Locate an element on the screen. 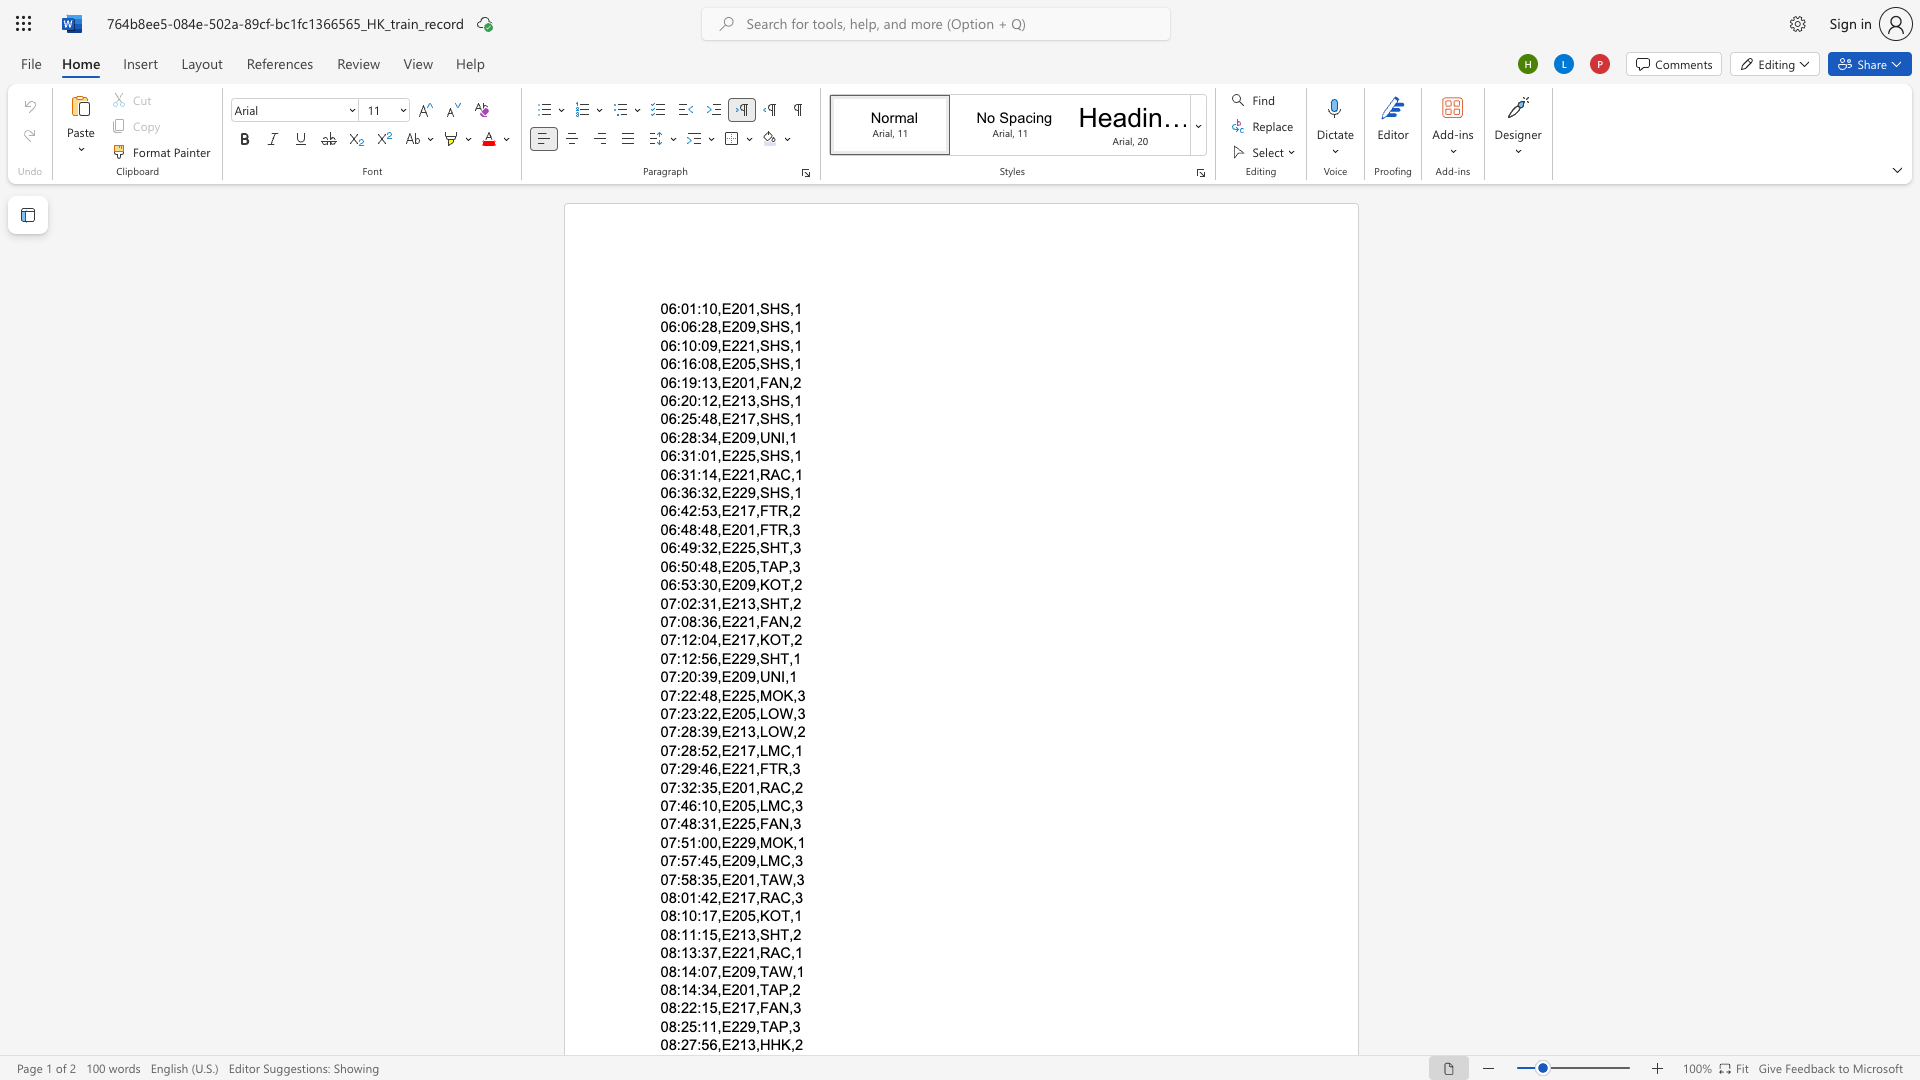  the subset text "205" within the text "07:46:10,E205,LMC,3" is located at coordinates (730, 805).